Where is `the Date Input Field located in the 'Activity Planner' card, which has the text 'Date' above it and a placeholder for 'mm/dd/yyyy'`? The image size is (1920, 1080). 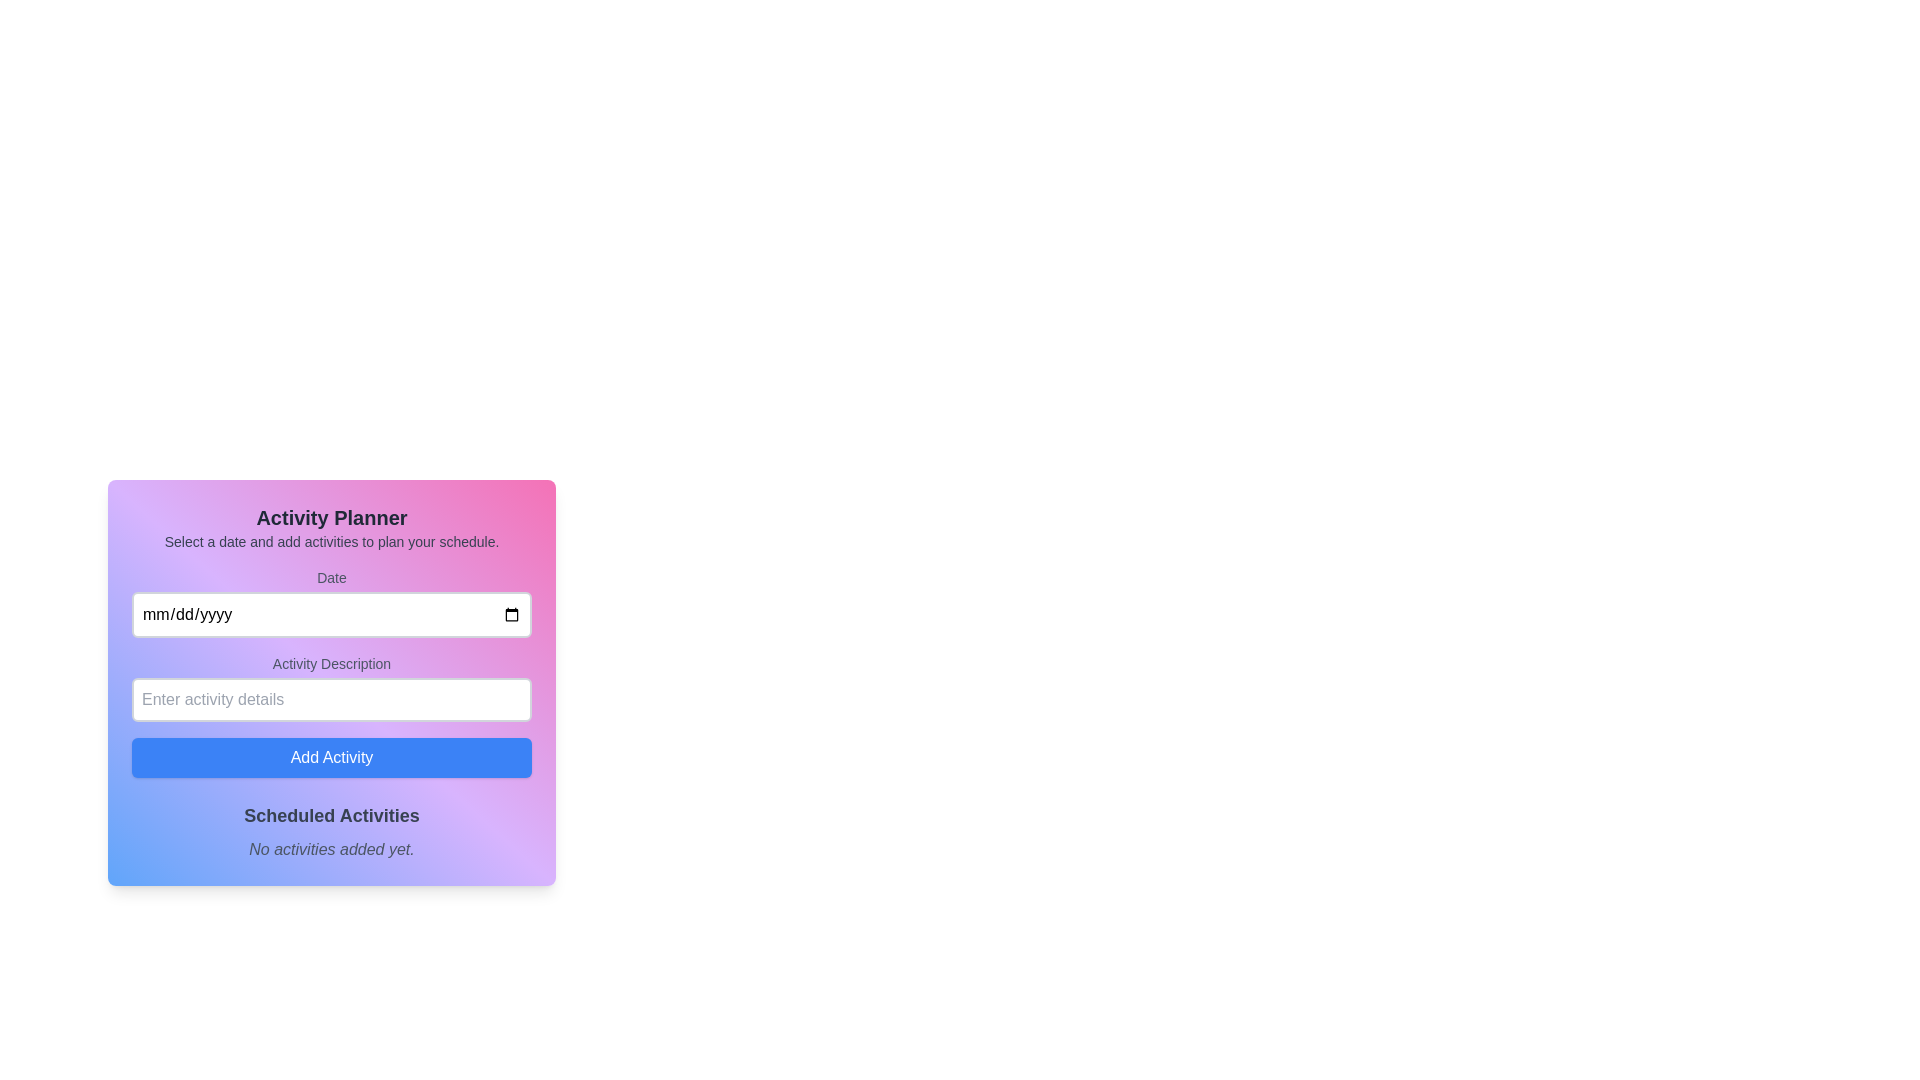 the Date Input Field located in the 'Activity Planner' card, which has the text 'Date' above it and a placeholder for 'mm/dd/yyyy' is located at coordinates (331, 601).